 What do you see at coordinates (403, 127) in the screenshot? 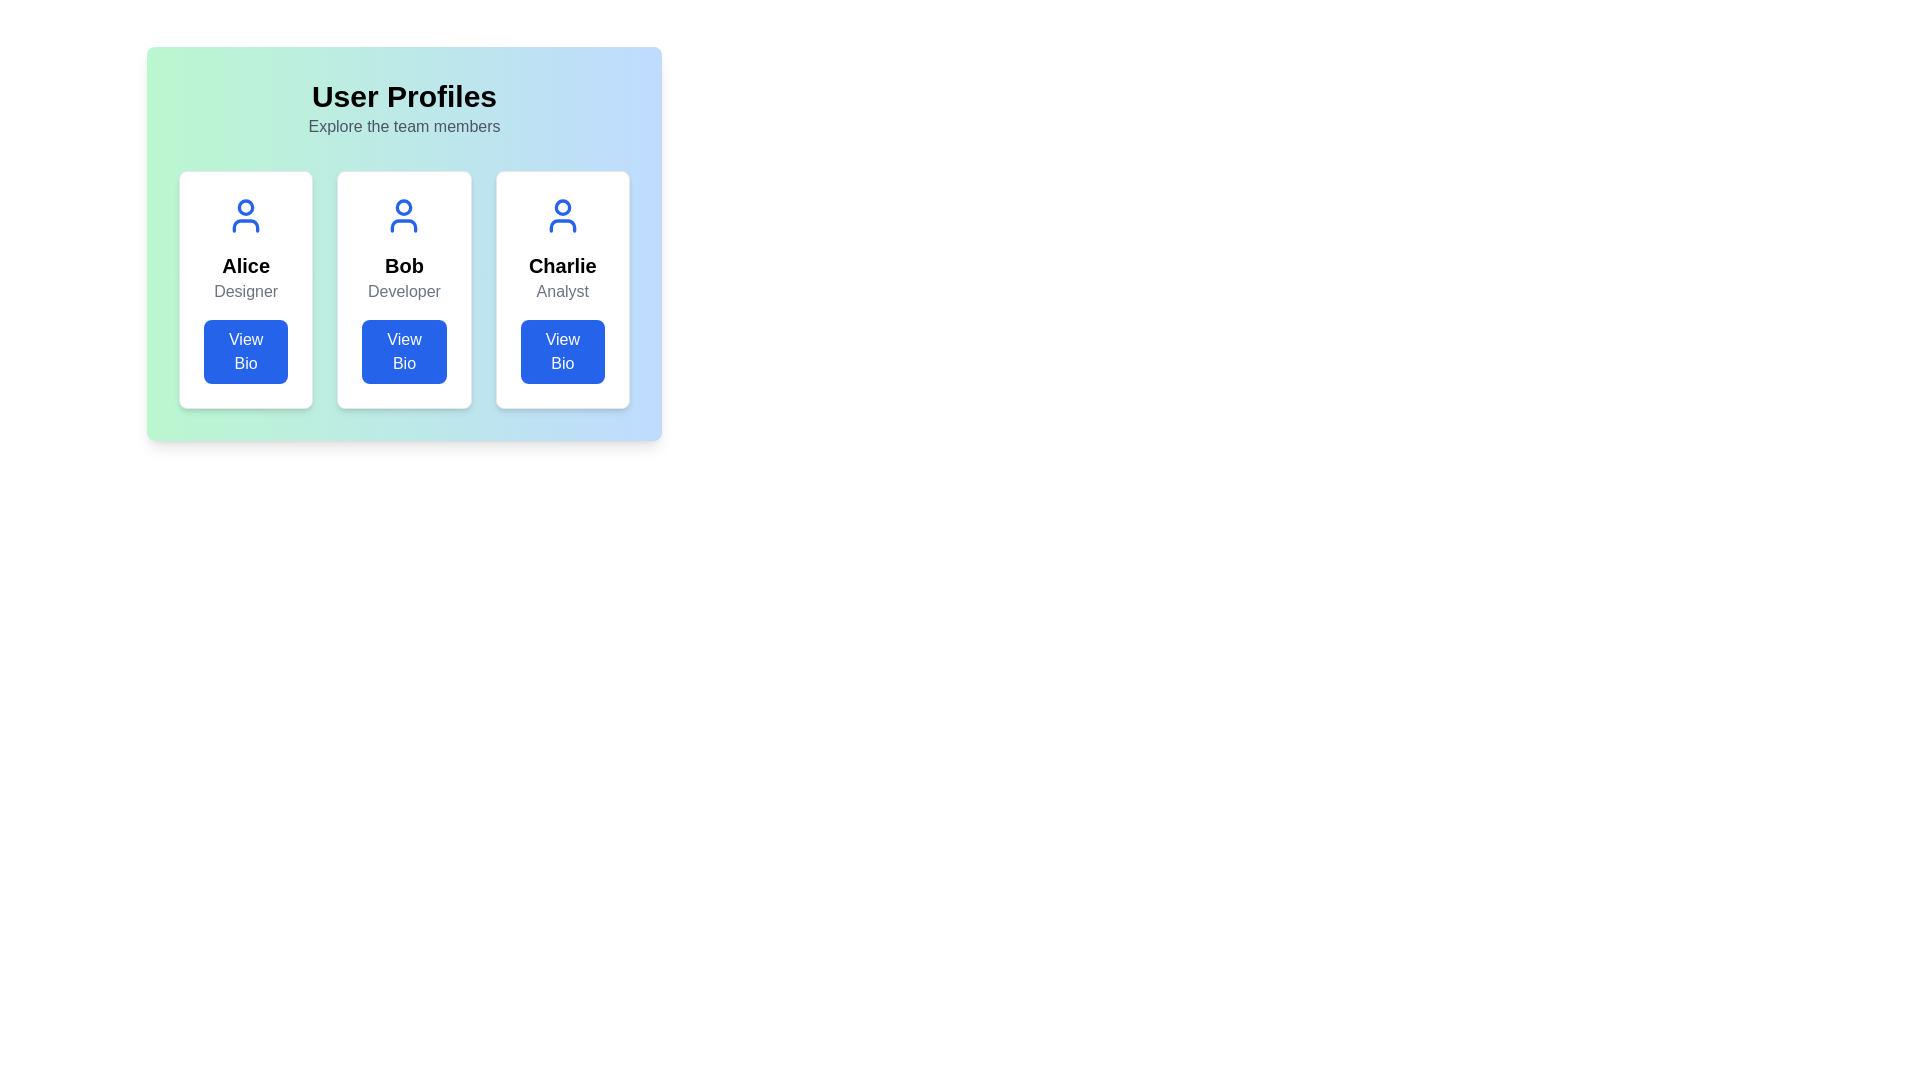
I see `the text label stating 'Explore the team members', which is positioned centrally beneath the 'User Profiles' heading` at bounding box center [403, 127].